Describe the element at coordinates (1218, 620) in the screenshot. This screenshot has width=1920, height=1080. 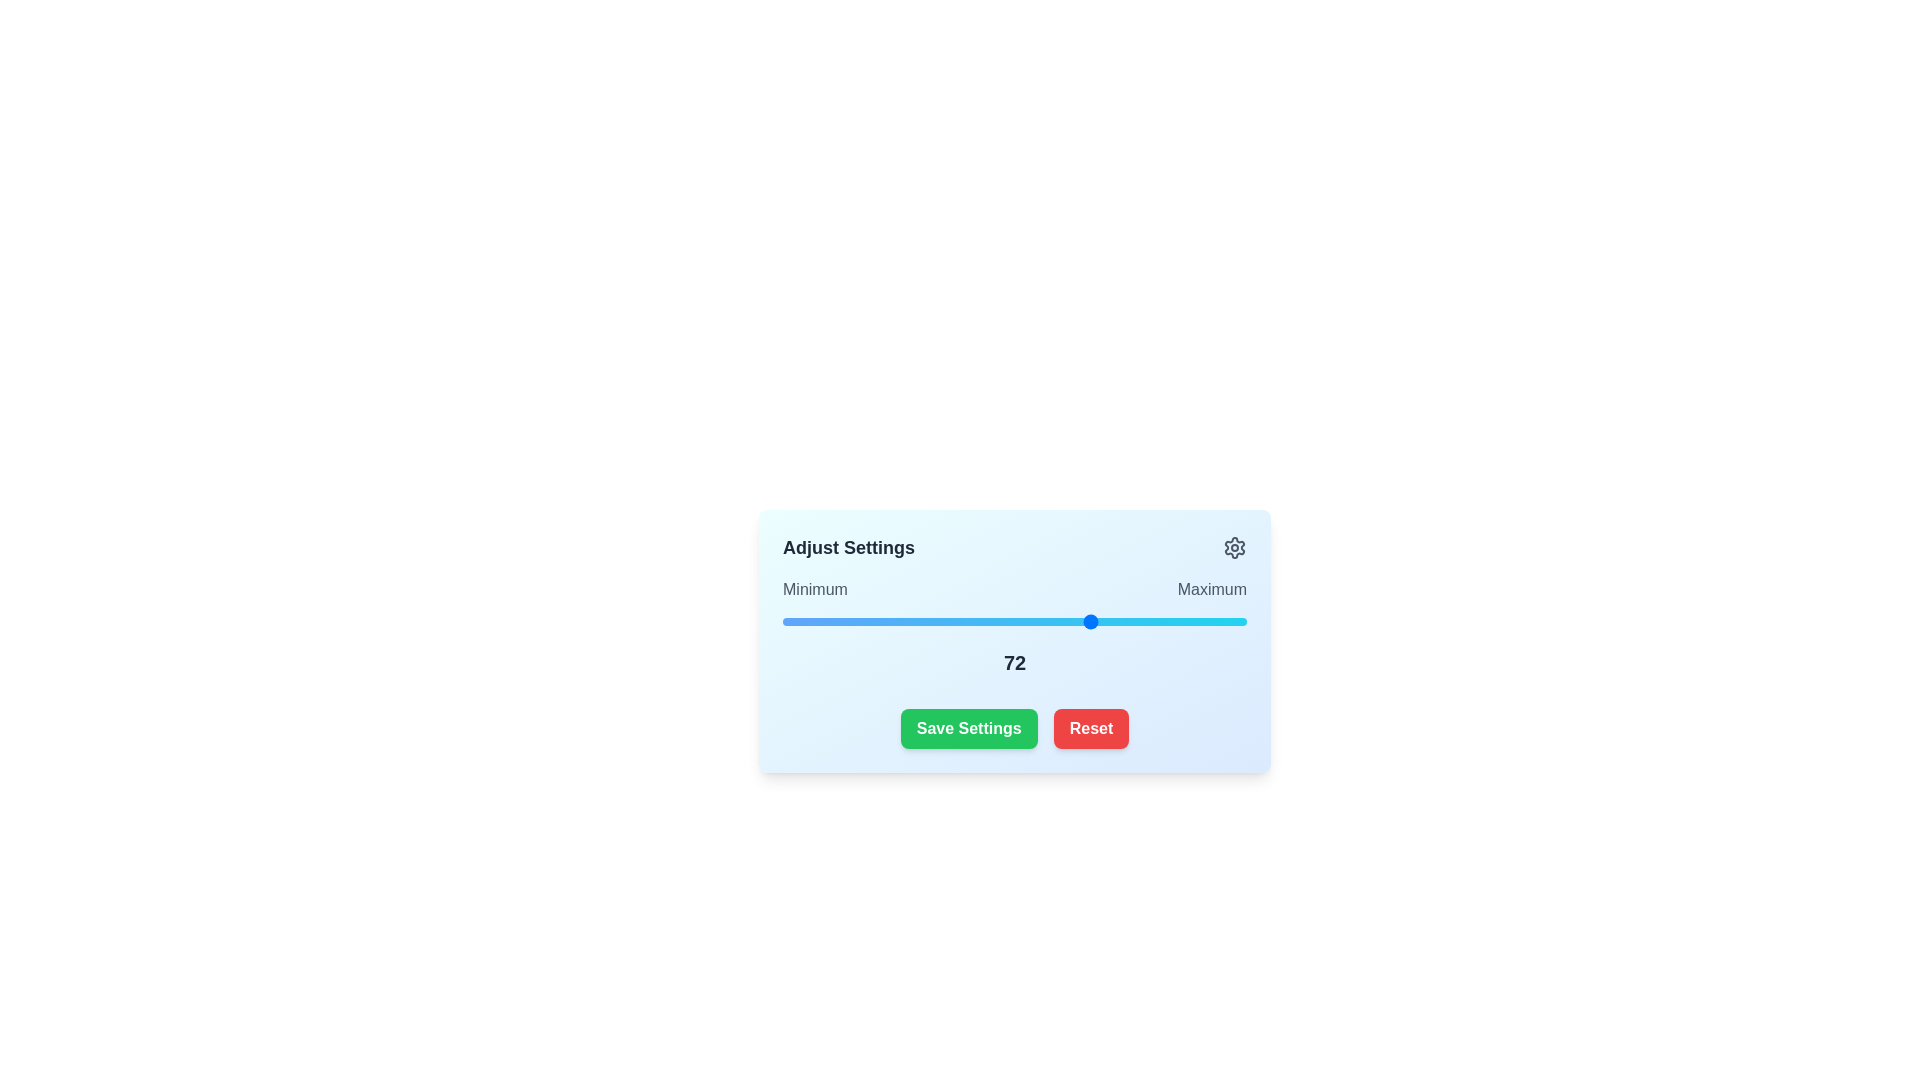
I see `the slider to set its value to 95` at that location.